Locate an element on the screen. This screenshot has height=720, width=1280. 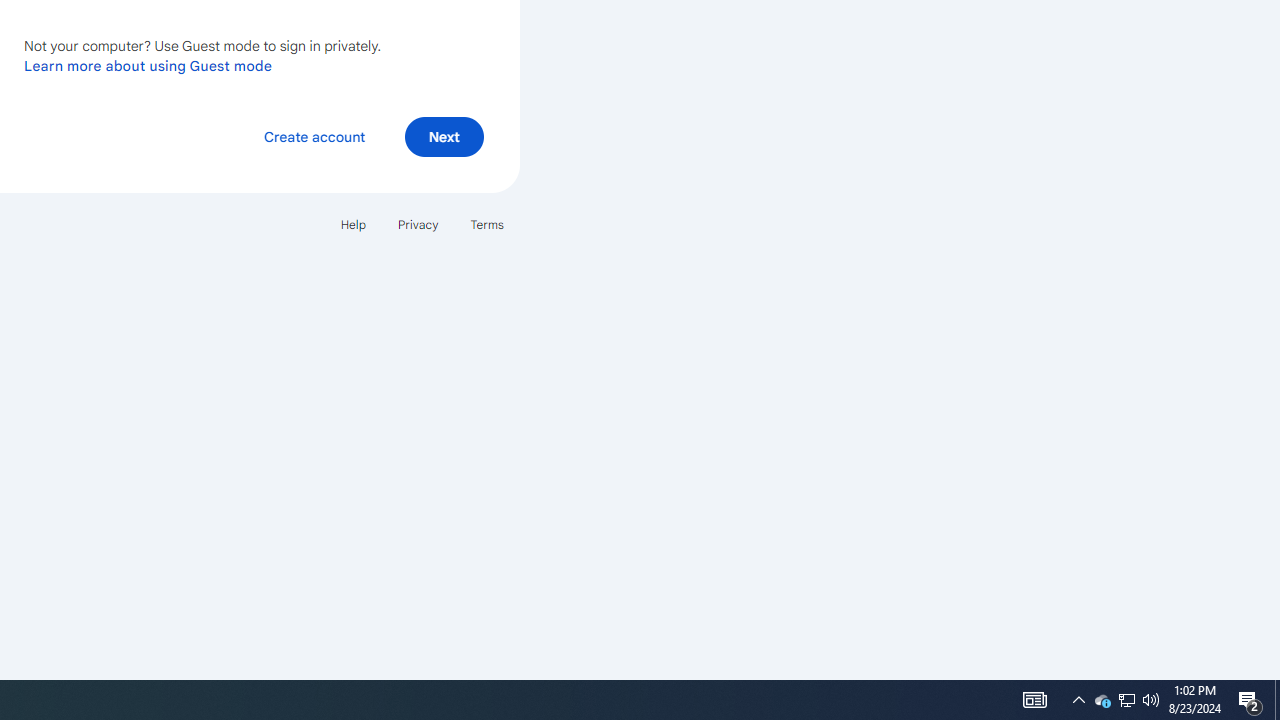
'Next' is located at coordinates (443, 135).